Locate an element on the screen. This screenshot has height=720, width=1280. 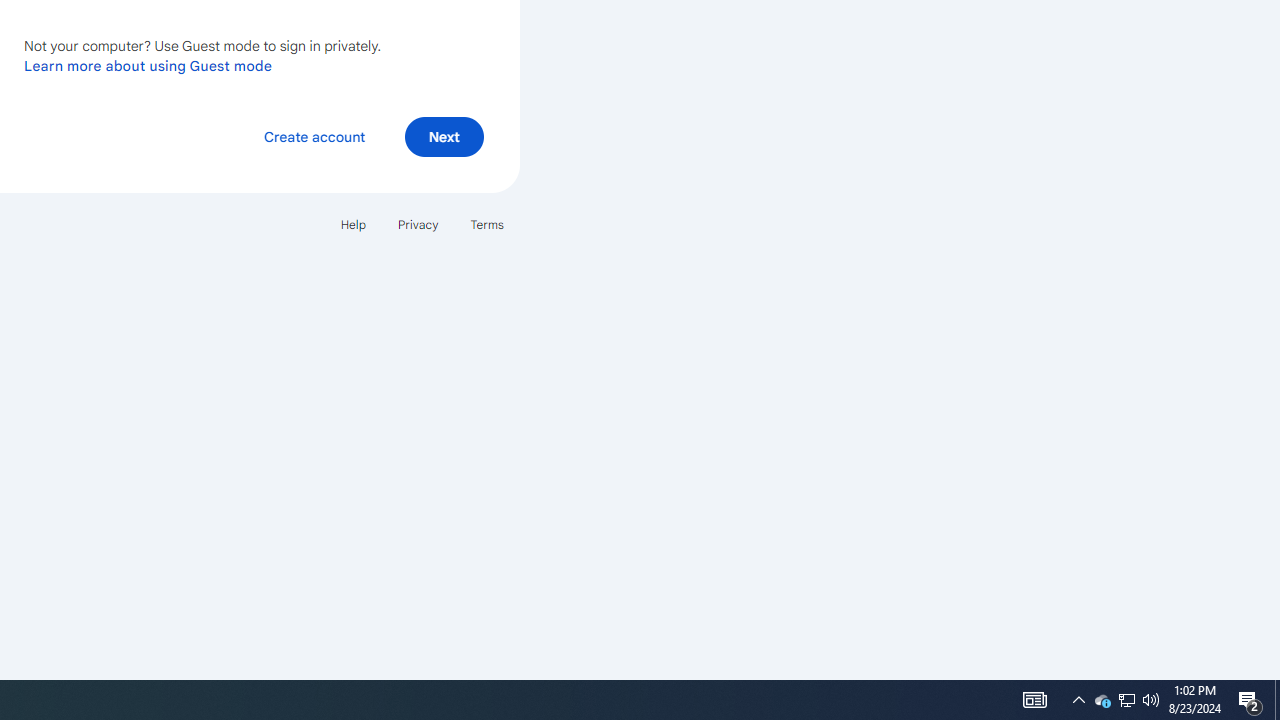
'Next' is located at coordinates (443, 135).